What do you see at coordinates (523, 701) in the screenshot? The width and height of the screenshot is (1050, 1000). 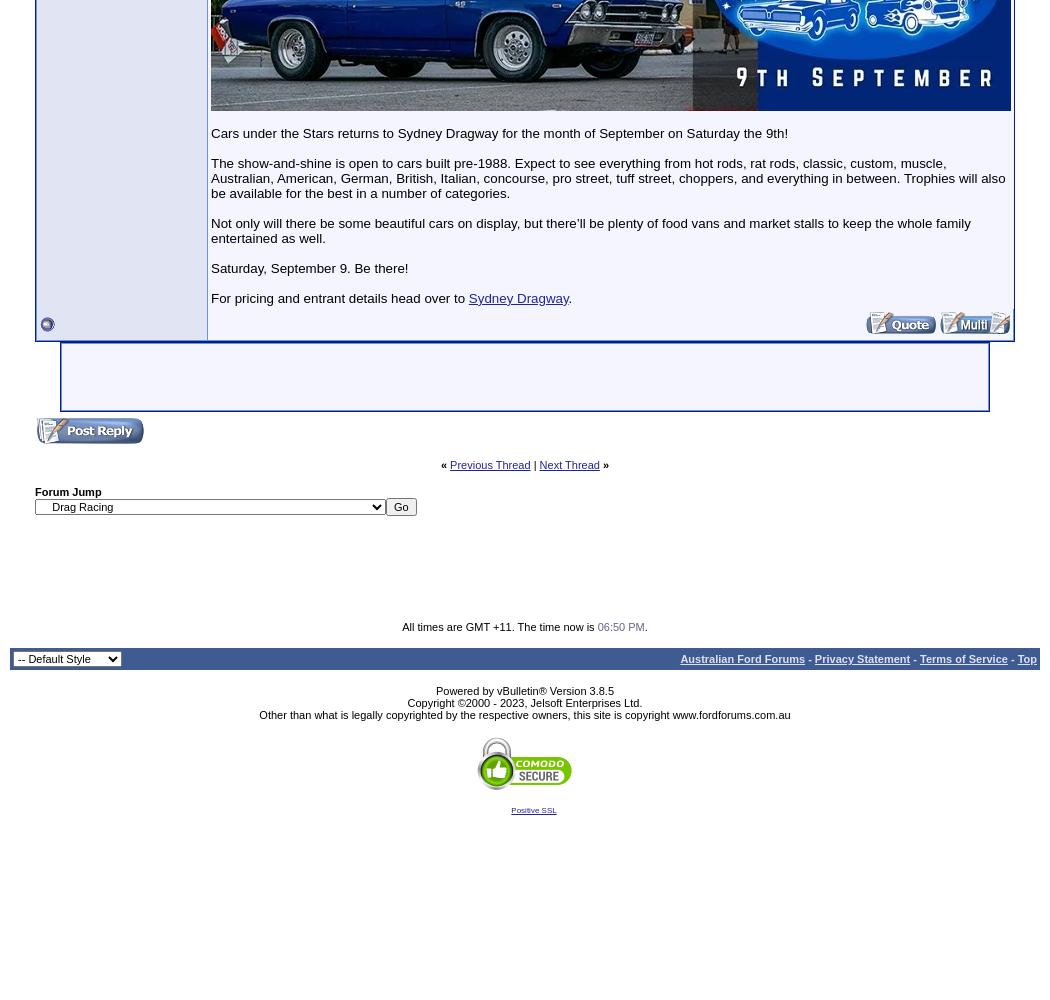 I see `'Copyright ©2000 - 2023, Jelsoft Enterprises Ltd.'` at bounding box center [523, 701].